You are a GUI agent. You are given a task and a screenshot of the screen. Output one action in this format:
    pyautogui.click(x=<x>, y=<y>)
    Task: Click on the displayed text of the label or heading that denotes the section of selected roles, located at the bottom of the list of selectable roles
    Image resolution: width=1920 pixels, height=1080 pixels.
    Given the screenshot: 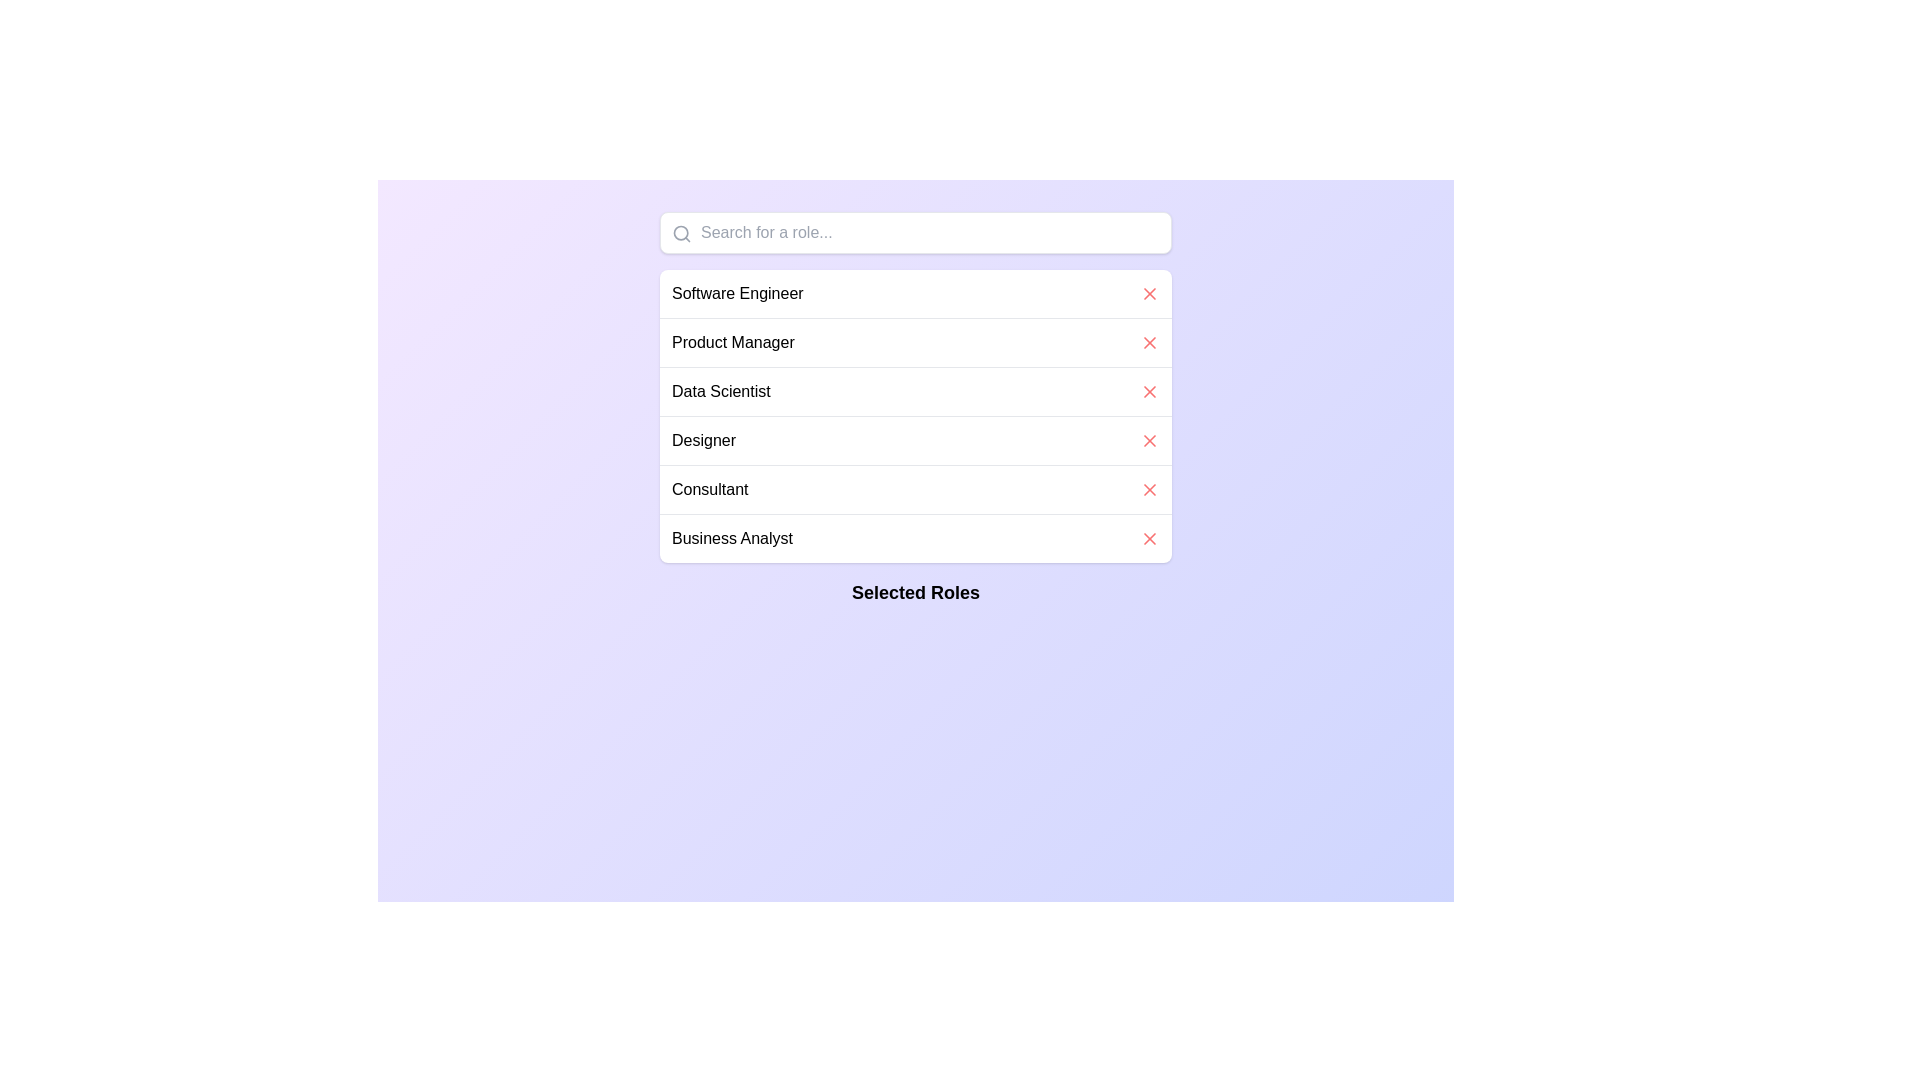 What is the action you would take?
    pyautogui.click(x=915, y=592)
    